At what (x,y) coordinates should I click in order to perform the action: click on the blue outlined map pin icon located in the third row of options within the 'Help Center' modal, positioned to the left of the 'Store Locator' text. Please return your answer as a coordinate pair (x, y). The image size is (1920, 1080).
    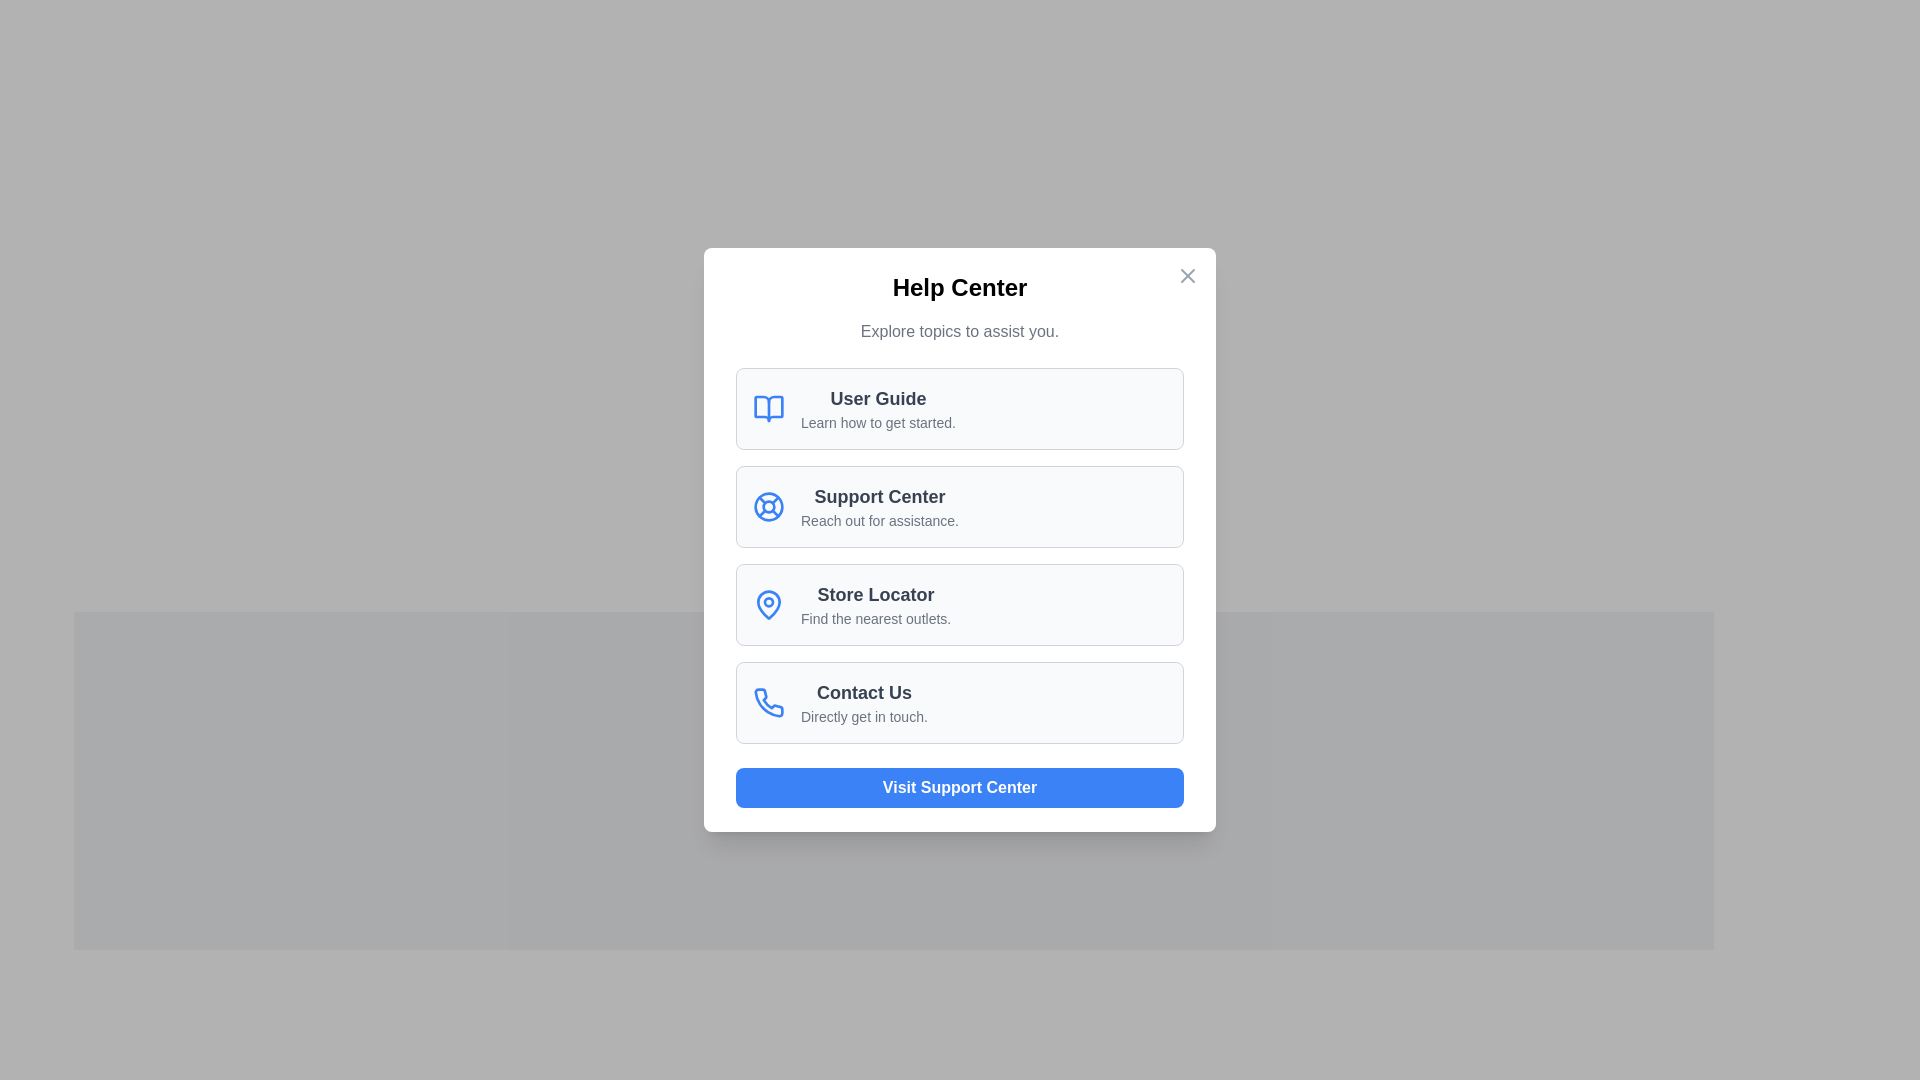
    Looking at the image, I should click on (767, 604).